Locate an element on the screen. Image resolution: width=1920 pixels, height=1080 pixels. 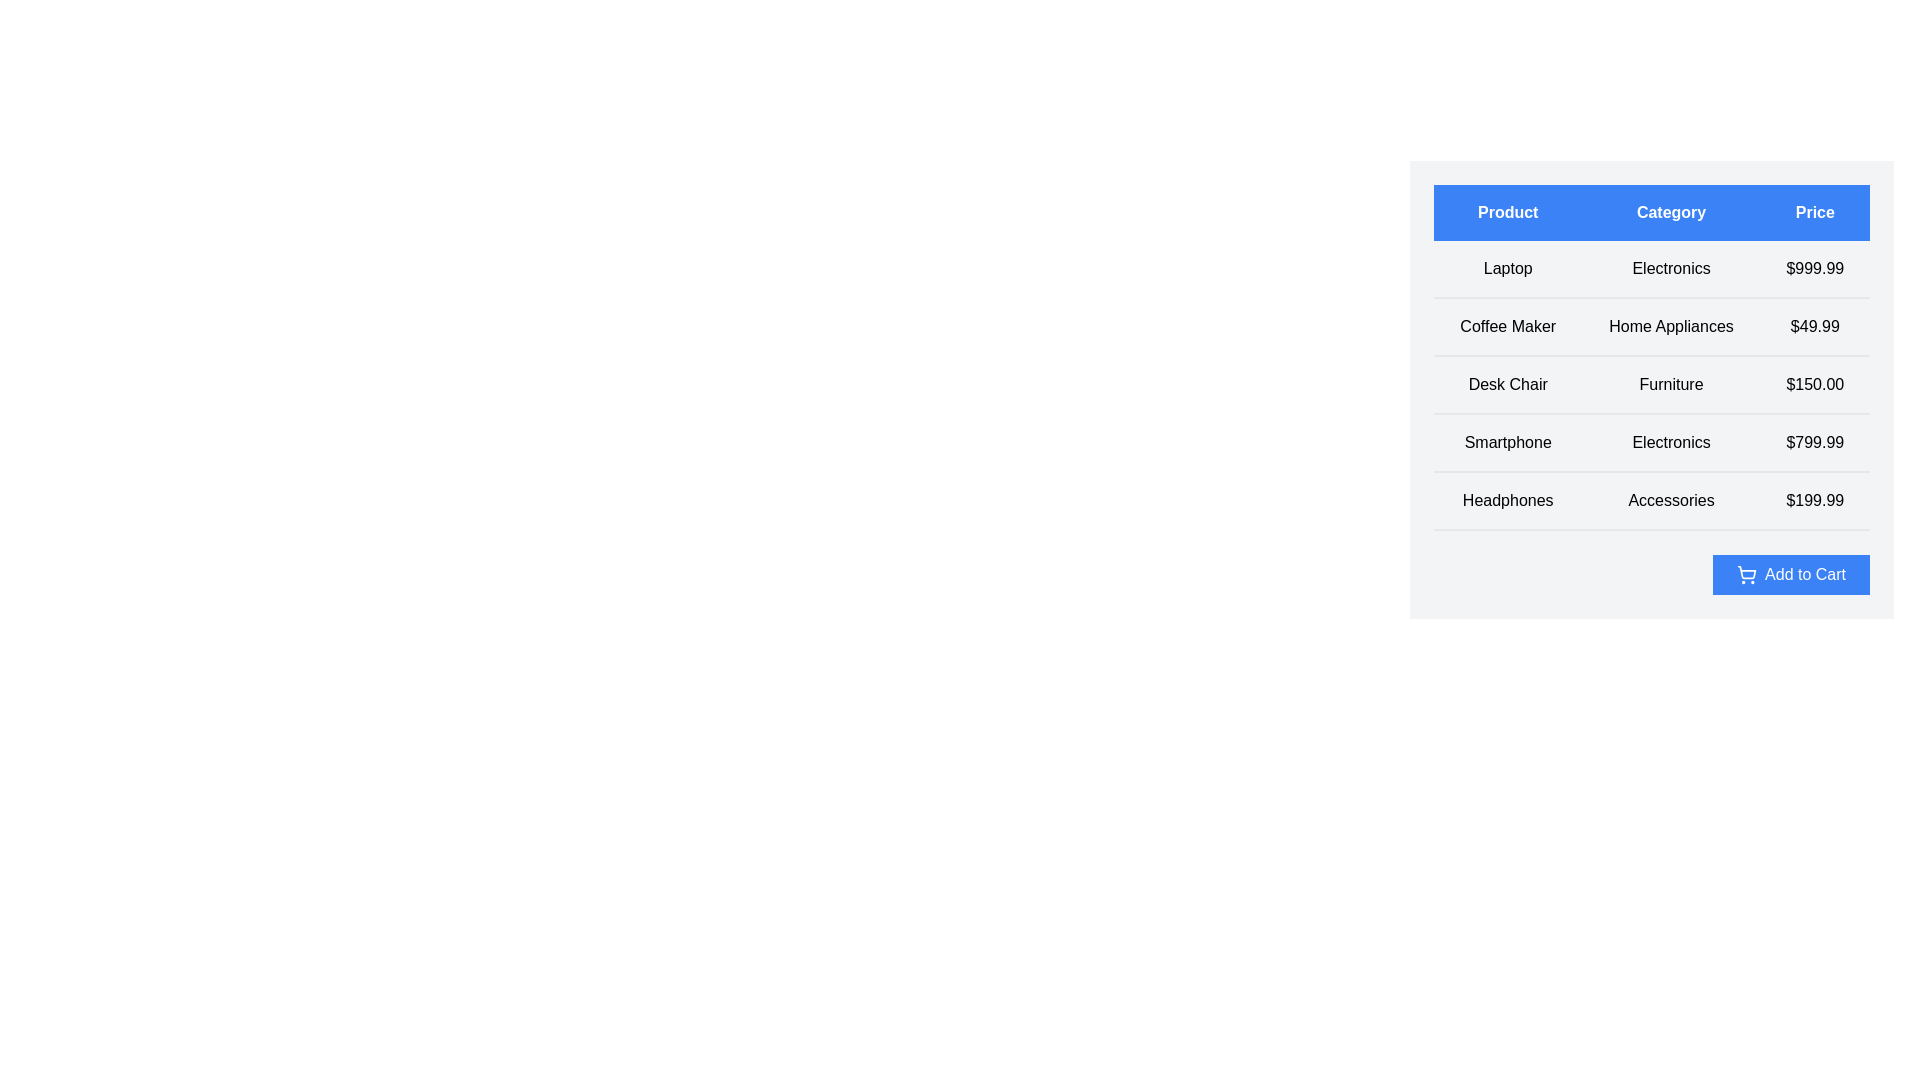
the price display for the product 'Smartphone' located in the fourth row of the table under the 'Price' column is located at coordinates (1815, 442).